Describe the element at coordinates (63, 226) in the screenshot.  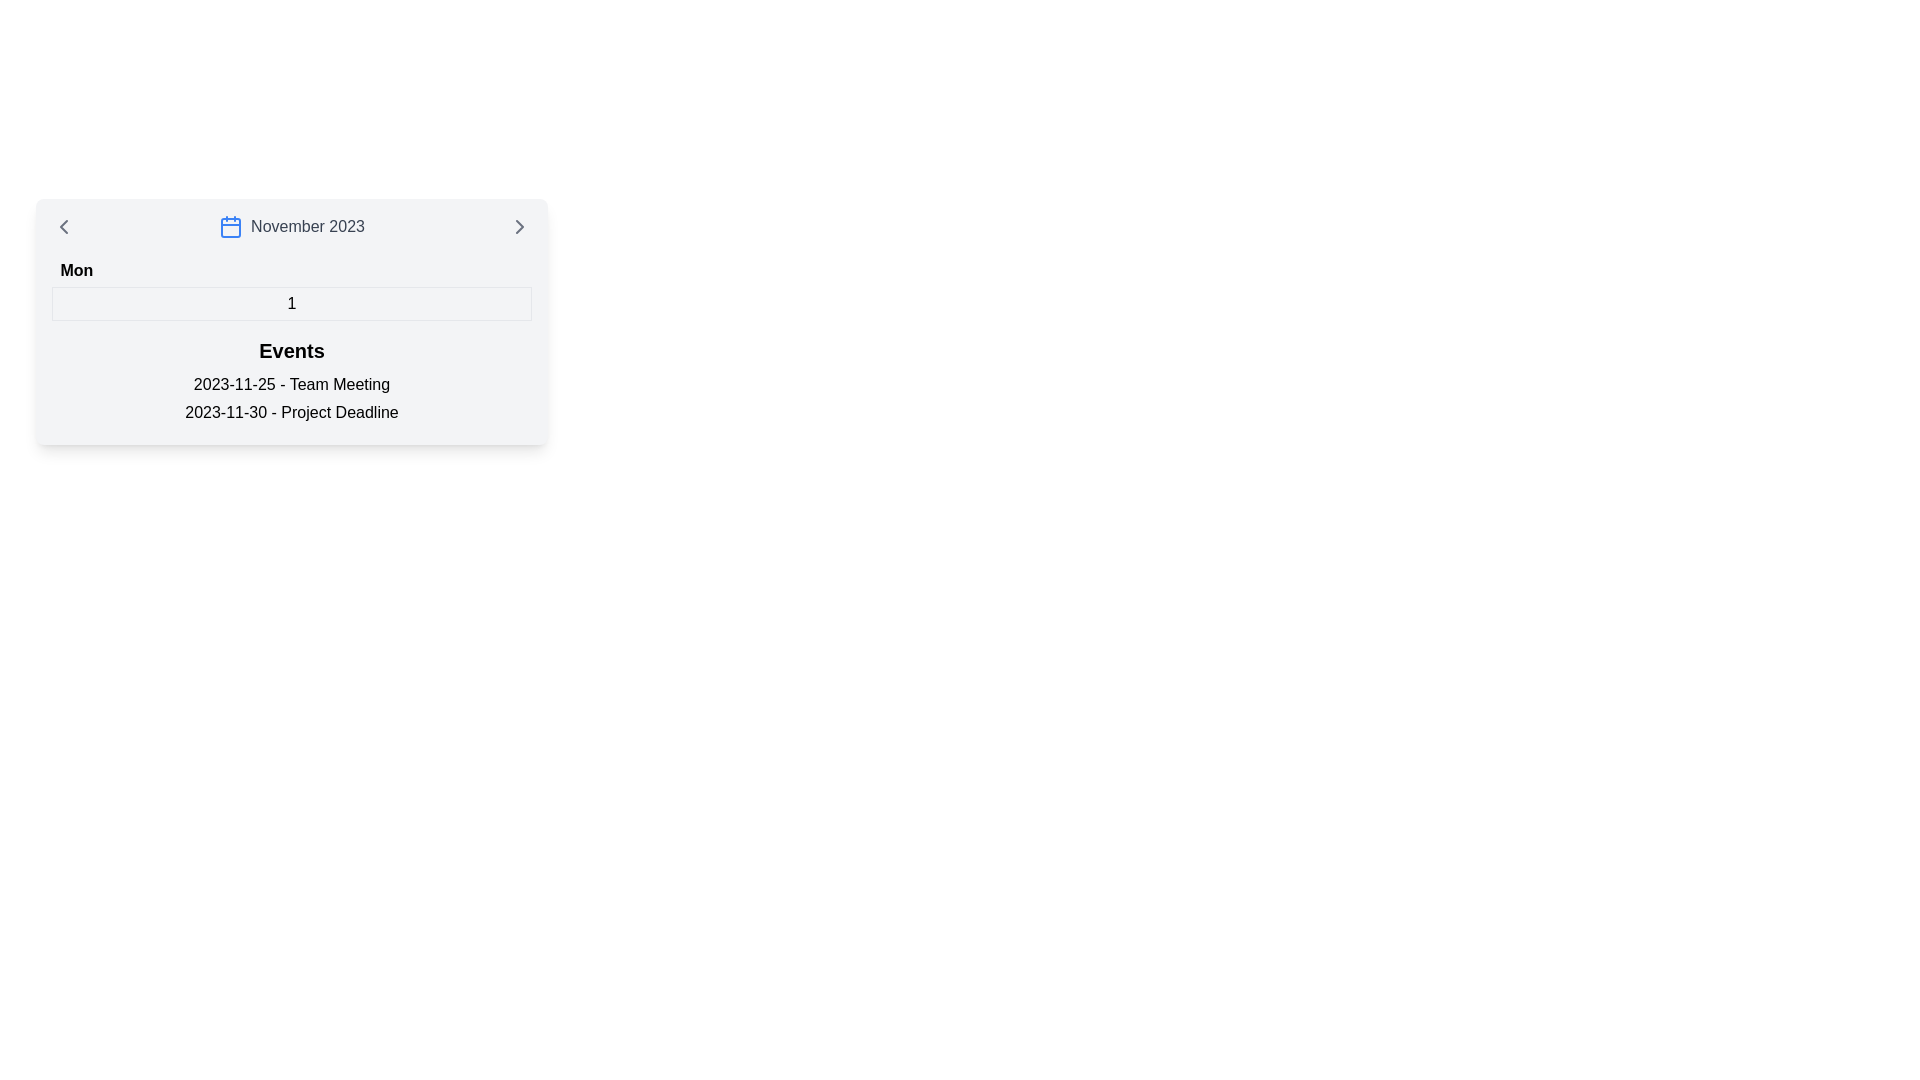
I see `the leftward arrow icon representing the previous month in the calendar UI for keyboard interaction` at that location.